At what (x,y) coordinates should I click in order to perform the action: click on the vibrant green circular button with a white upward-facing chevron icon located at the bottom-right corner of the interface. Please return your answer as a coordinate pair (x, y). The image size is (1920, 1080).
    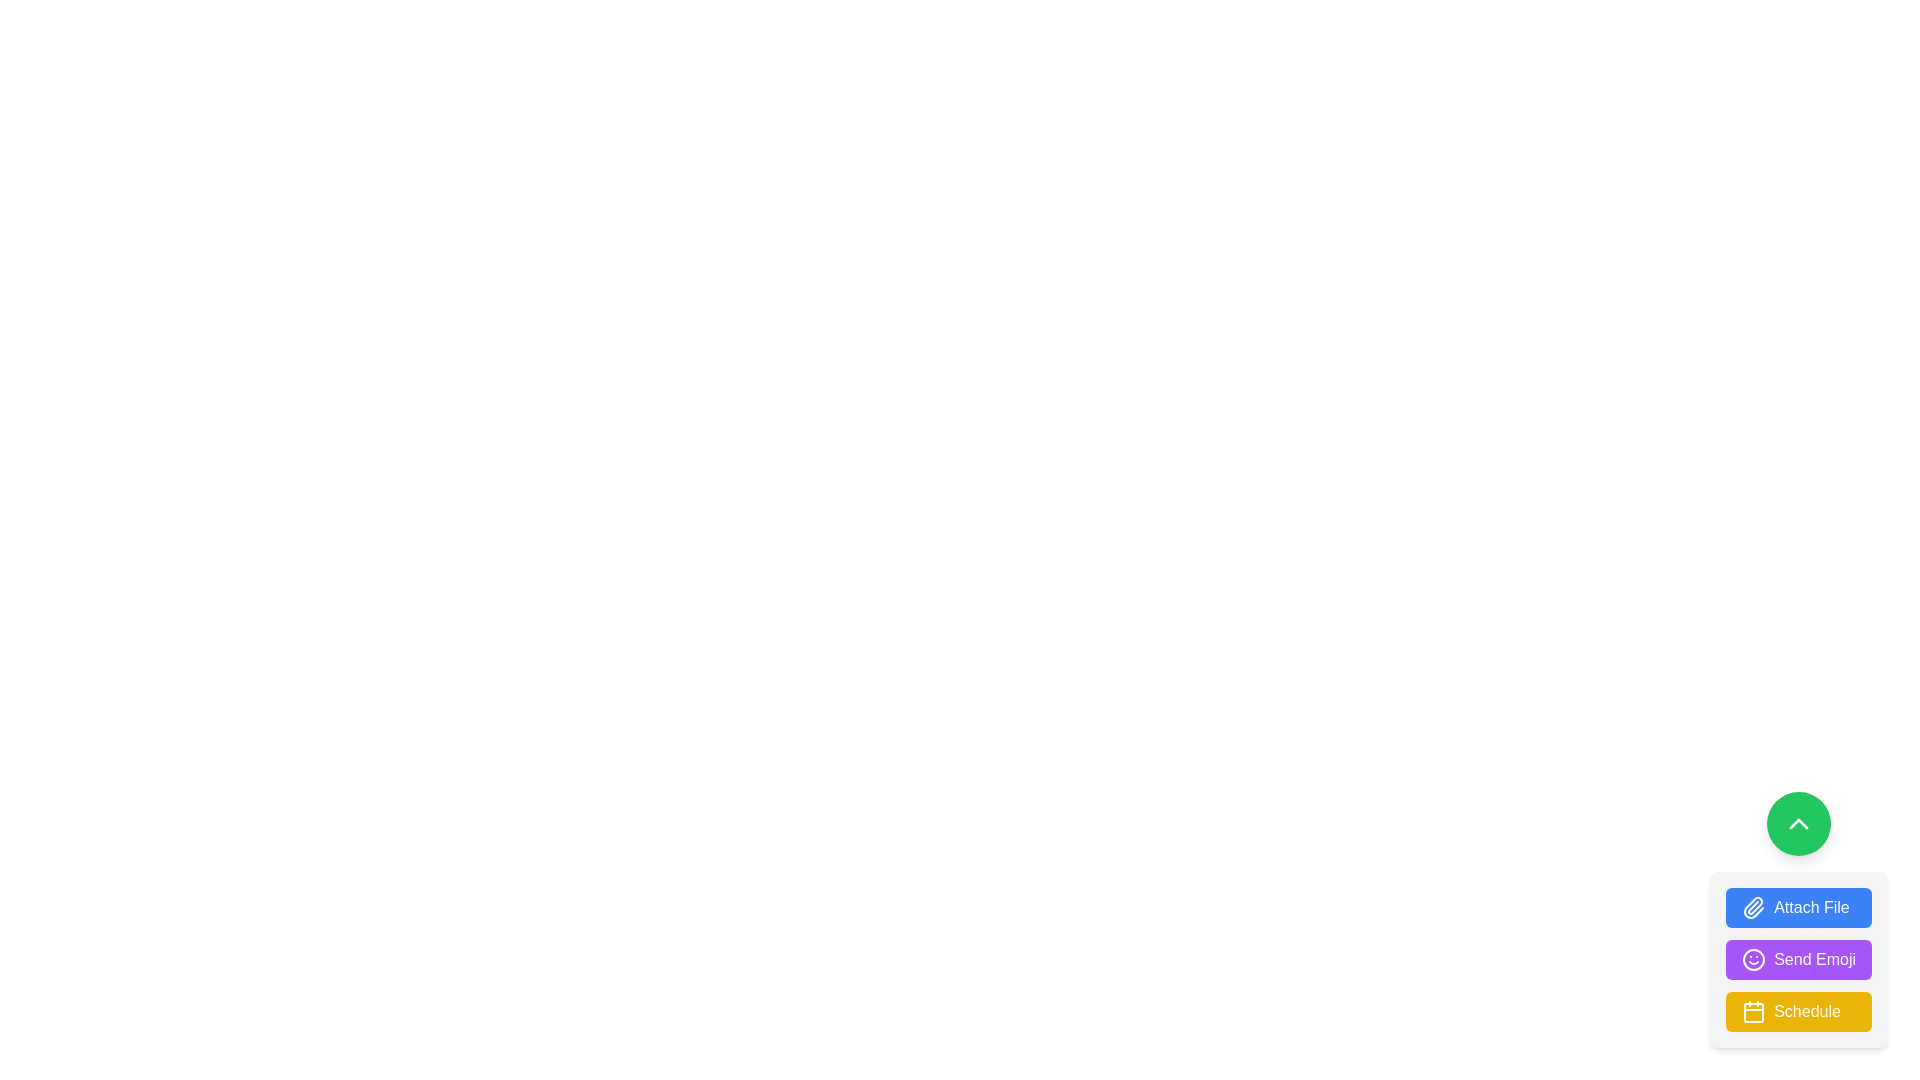
    Looking at the image, I should click on (1799, 824).